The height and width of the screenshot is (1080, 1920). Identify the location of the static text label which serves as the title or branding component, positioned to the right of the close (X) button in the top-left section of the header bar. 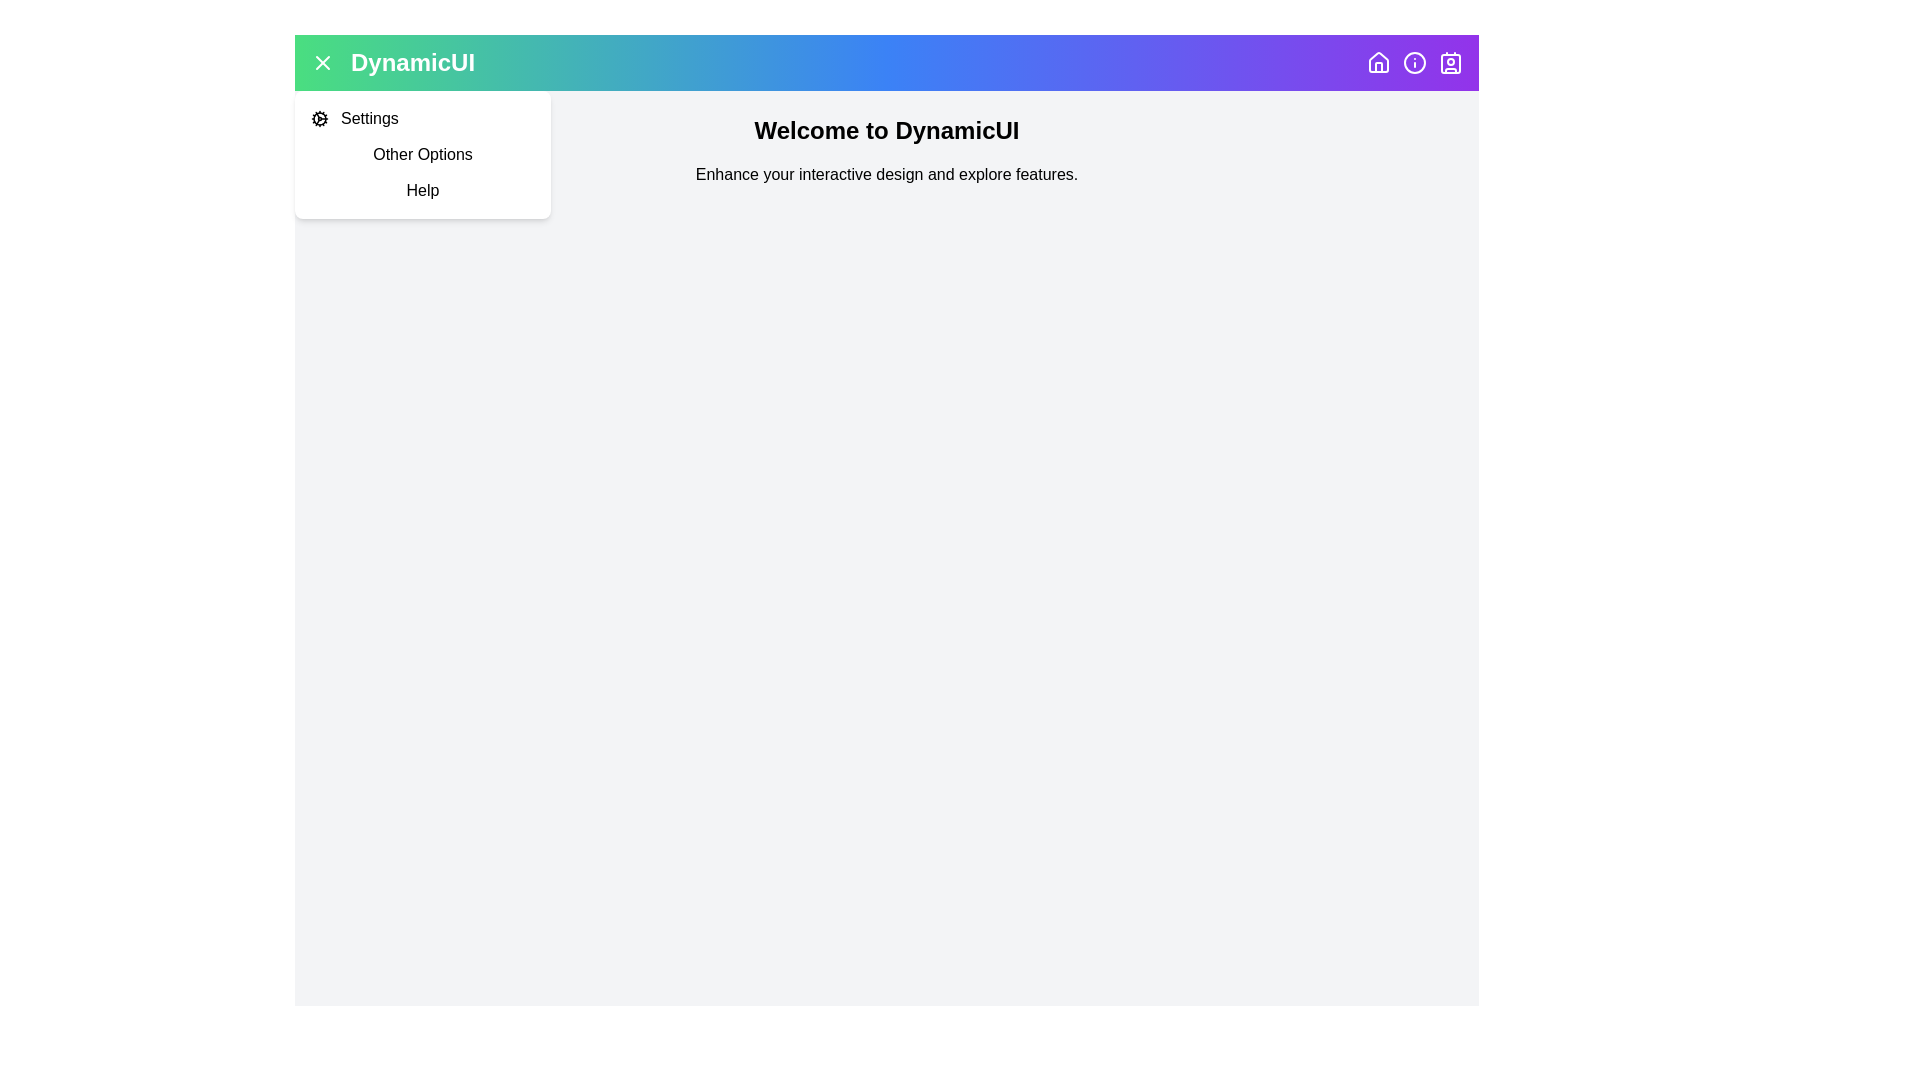
(393, 61).